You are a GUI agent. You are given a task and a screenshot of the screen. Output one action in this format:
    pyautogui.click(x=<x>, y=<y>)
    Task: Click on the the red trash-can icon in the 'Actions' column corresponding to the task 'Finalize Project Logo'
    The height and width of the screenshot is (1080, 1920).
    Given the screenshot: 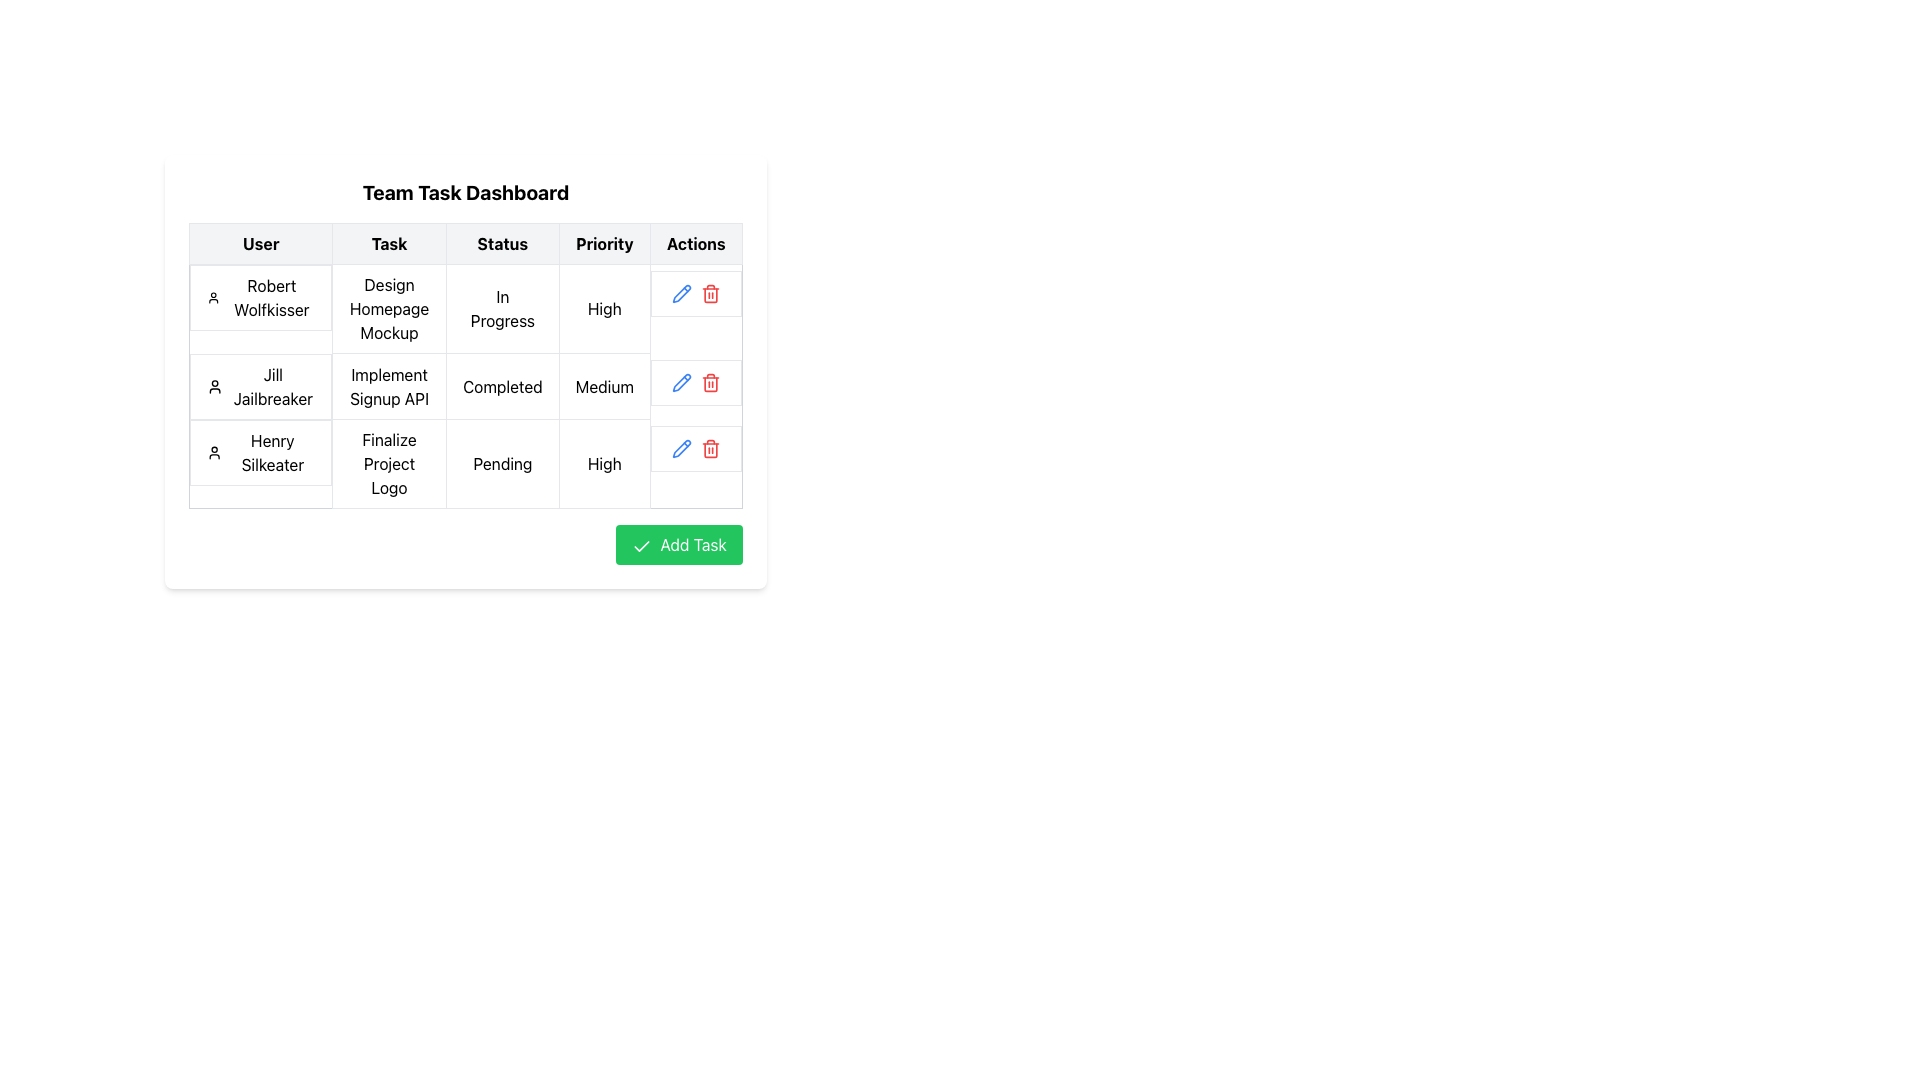 What is the action you would take?
    pyautogui.click(x=710, y=447)
    